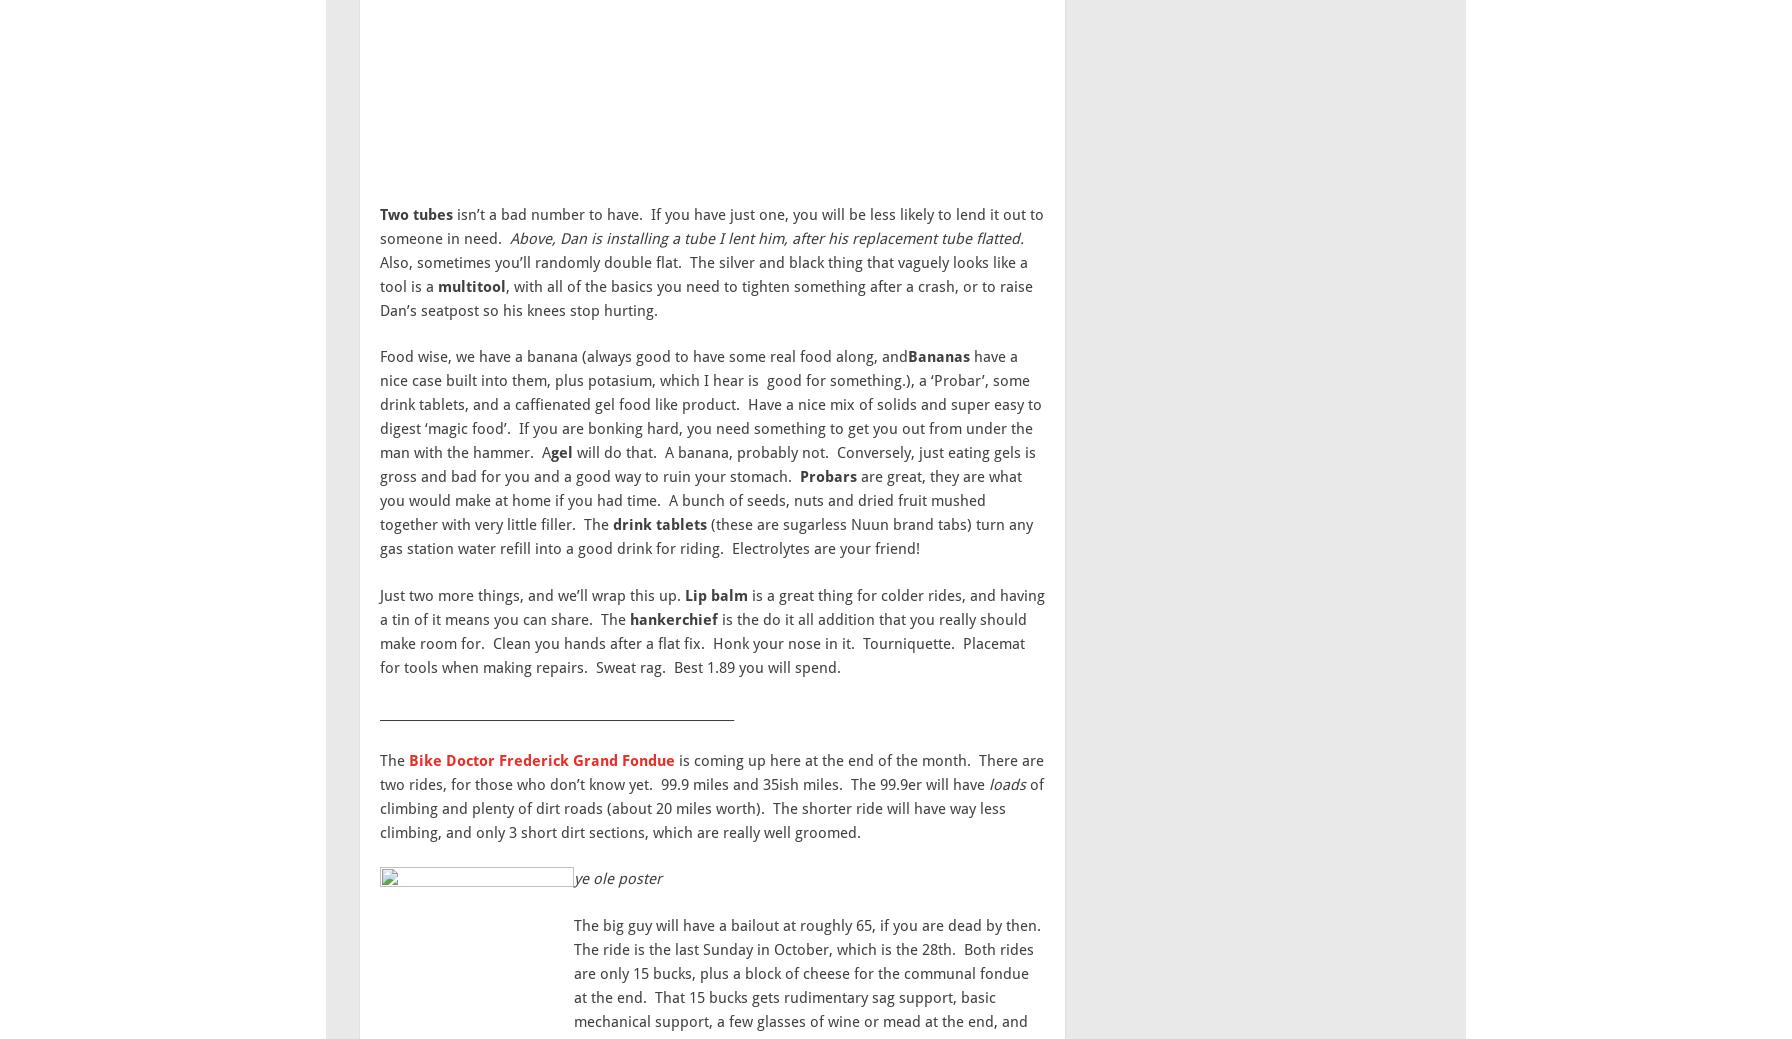  What do you see at coordinates (472, 286) in the screenshot?
I see `'multitool'` at bounding box center [472, 286].